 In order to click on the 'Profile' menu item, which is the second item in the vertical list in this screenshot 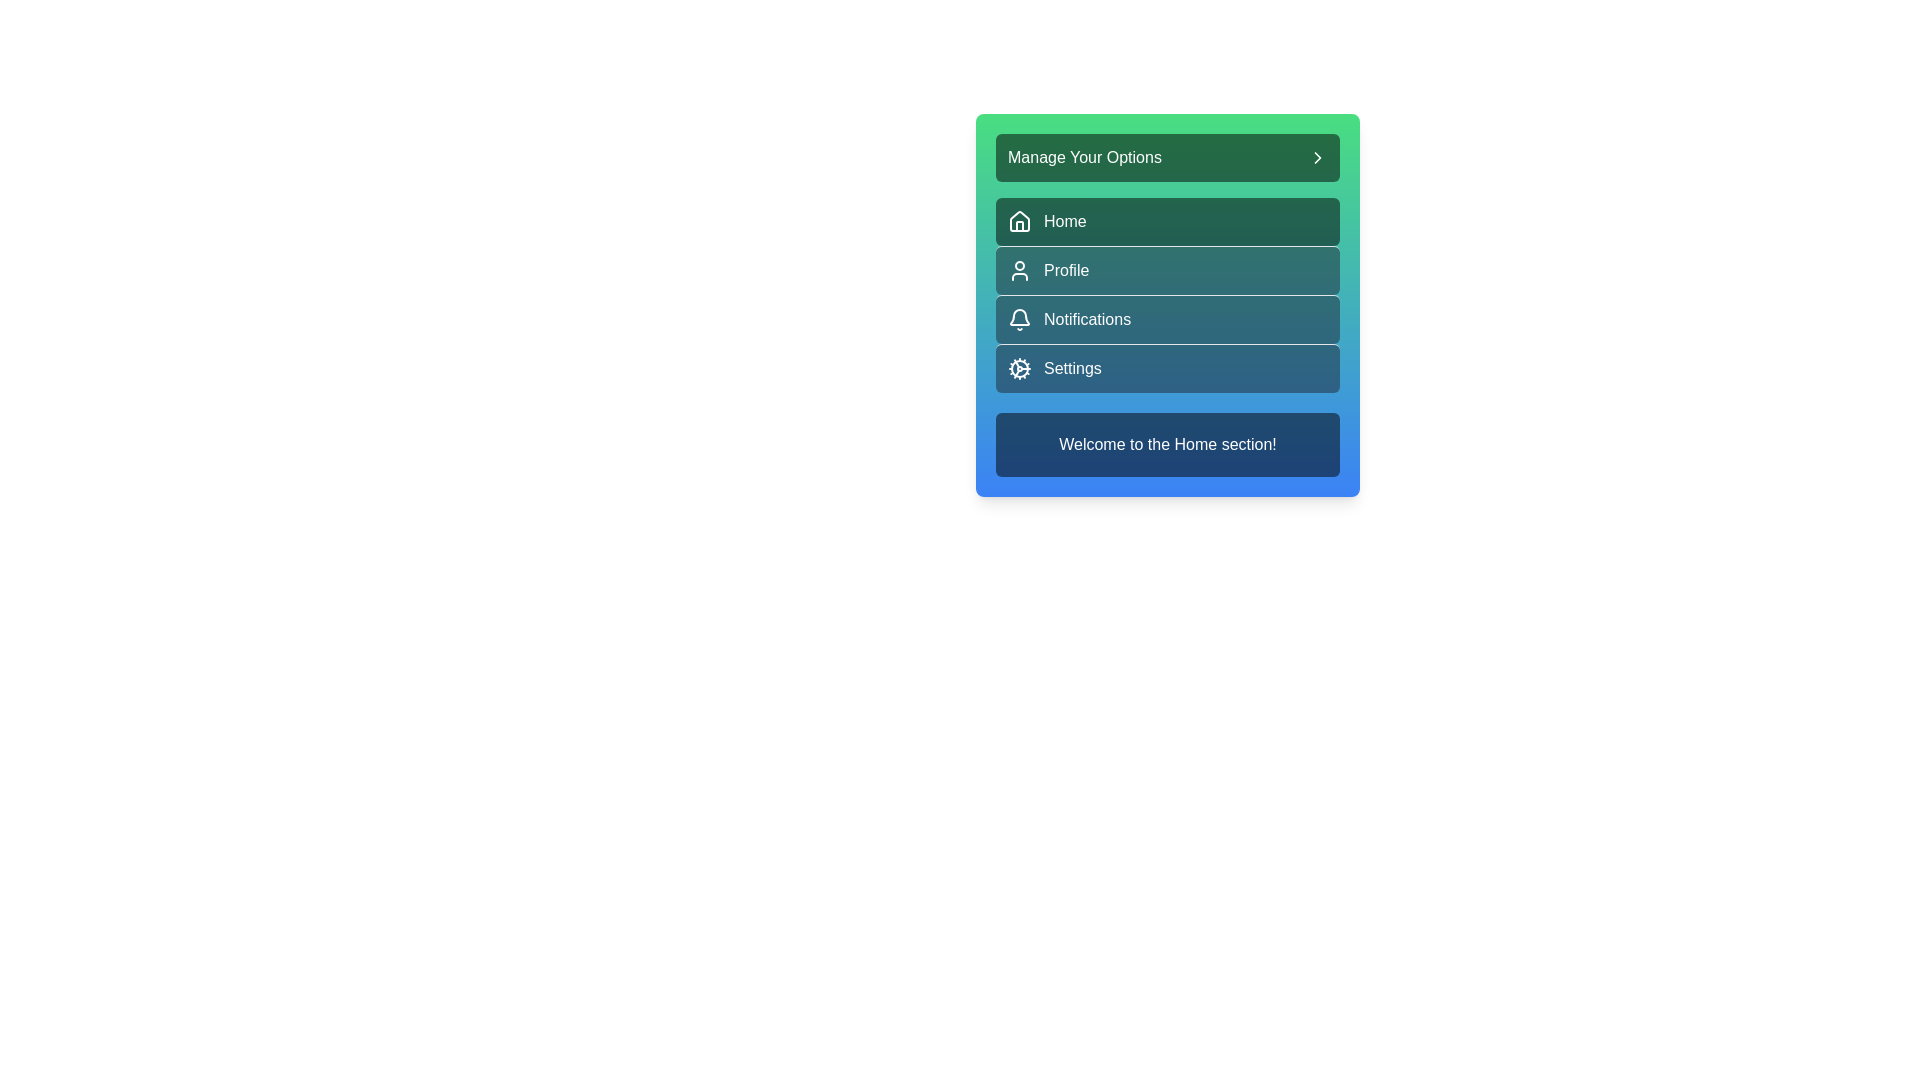, I will do `click(1167, 270)`.